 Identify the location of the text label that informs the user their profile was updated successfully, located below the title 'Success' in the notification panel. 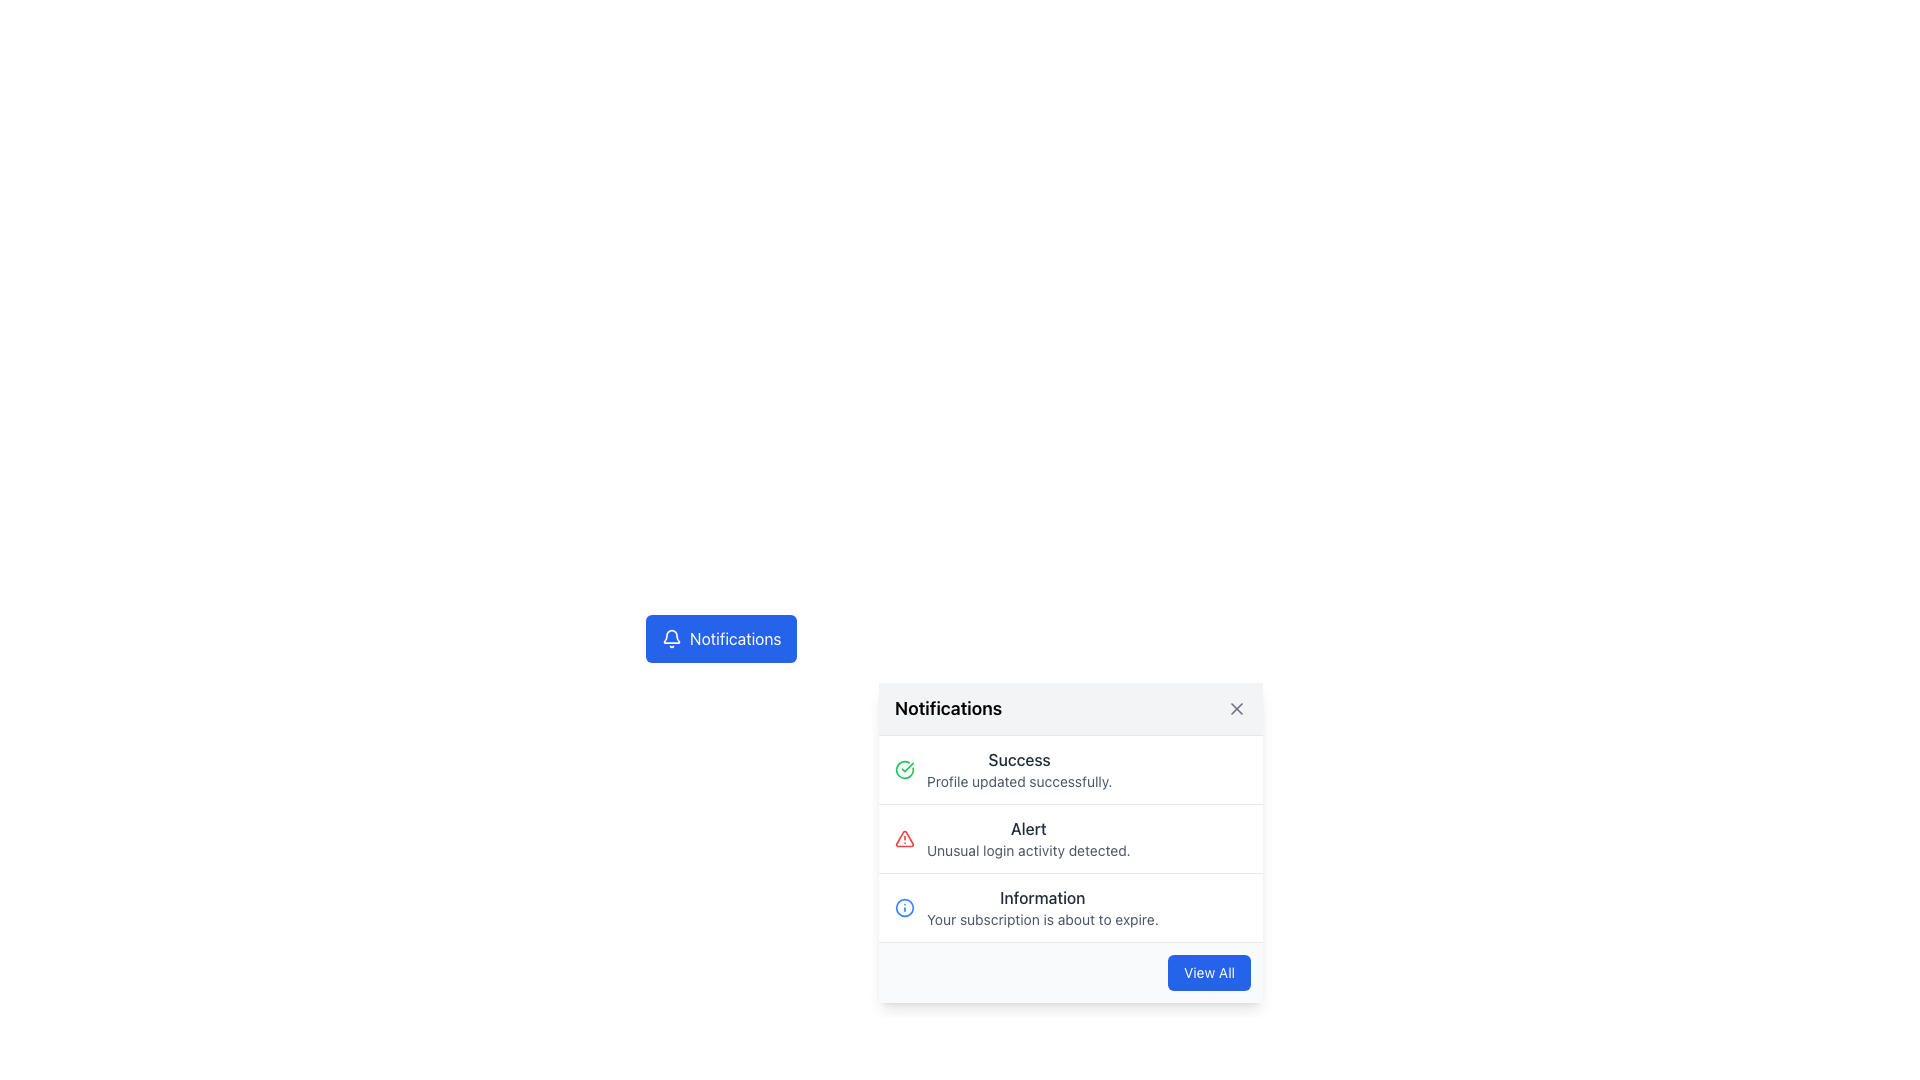
(1019, 781).